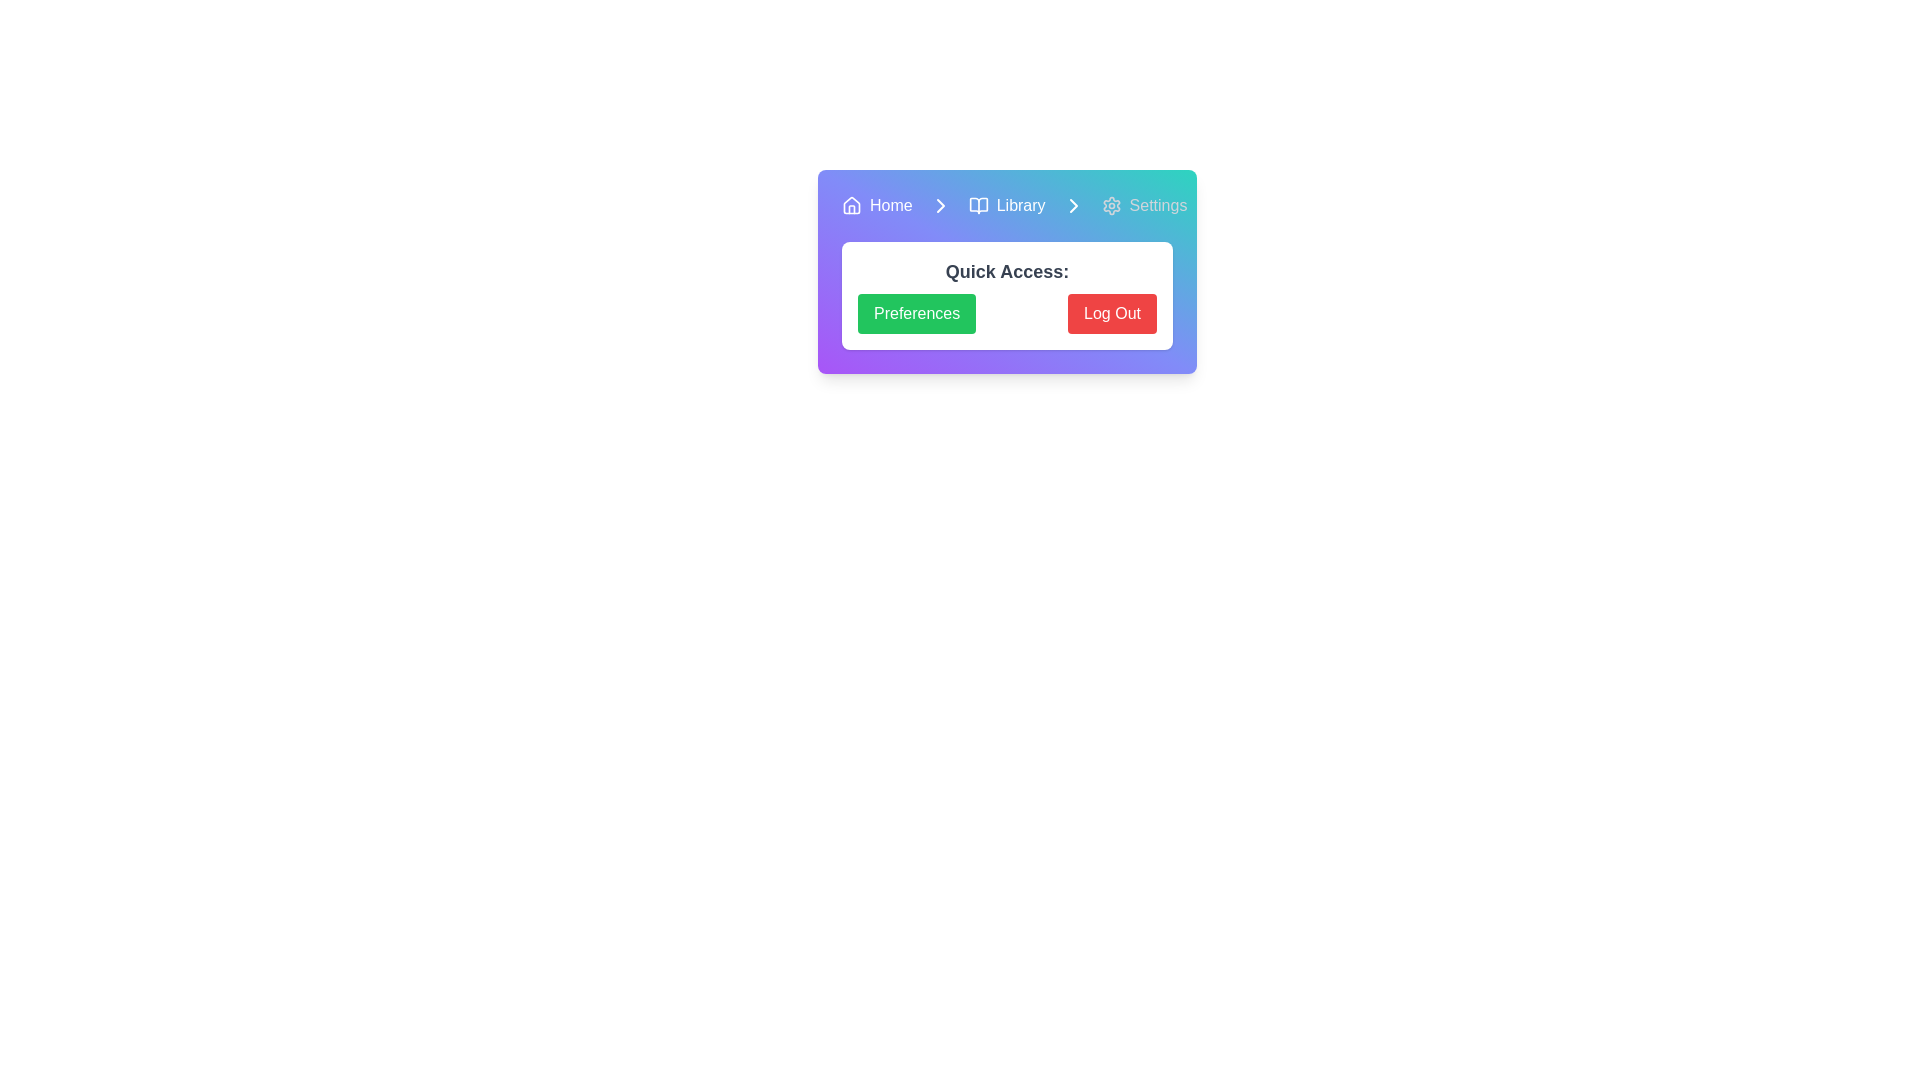 This screenshot has height=1080, width=1920. Describe the element at coordinates (1021, 205) in the screenshot. I see `the breadcrumb link text label located between the 'Home' link and the 'Settings' link in the navigation bar for additional information` at that location.